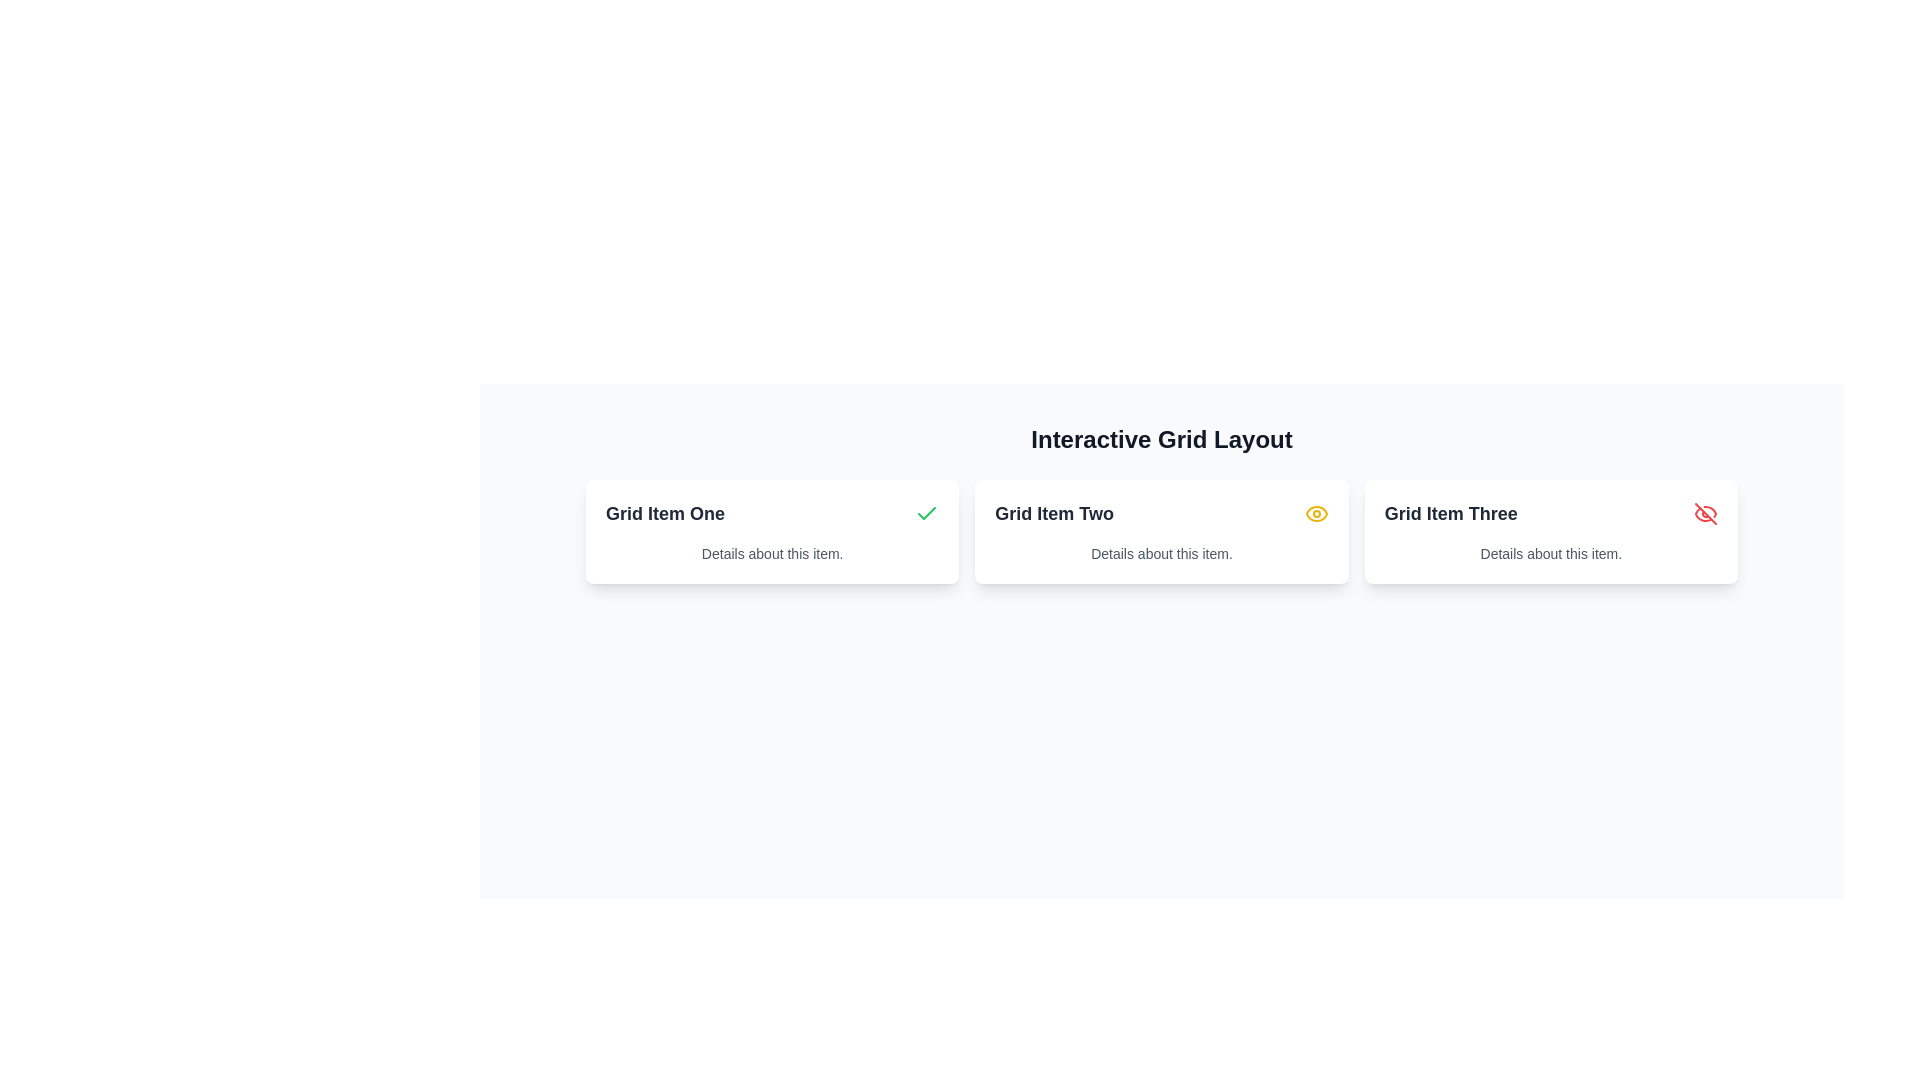 This screenshot has width=1920, height=1080. I want to click on the static text label that provides additional context for the 'Grid Item Two' section, located at the bottom area of the 'Grid Item Two' card, so click(1161, 554).